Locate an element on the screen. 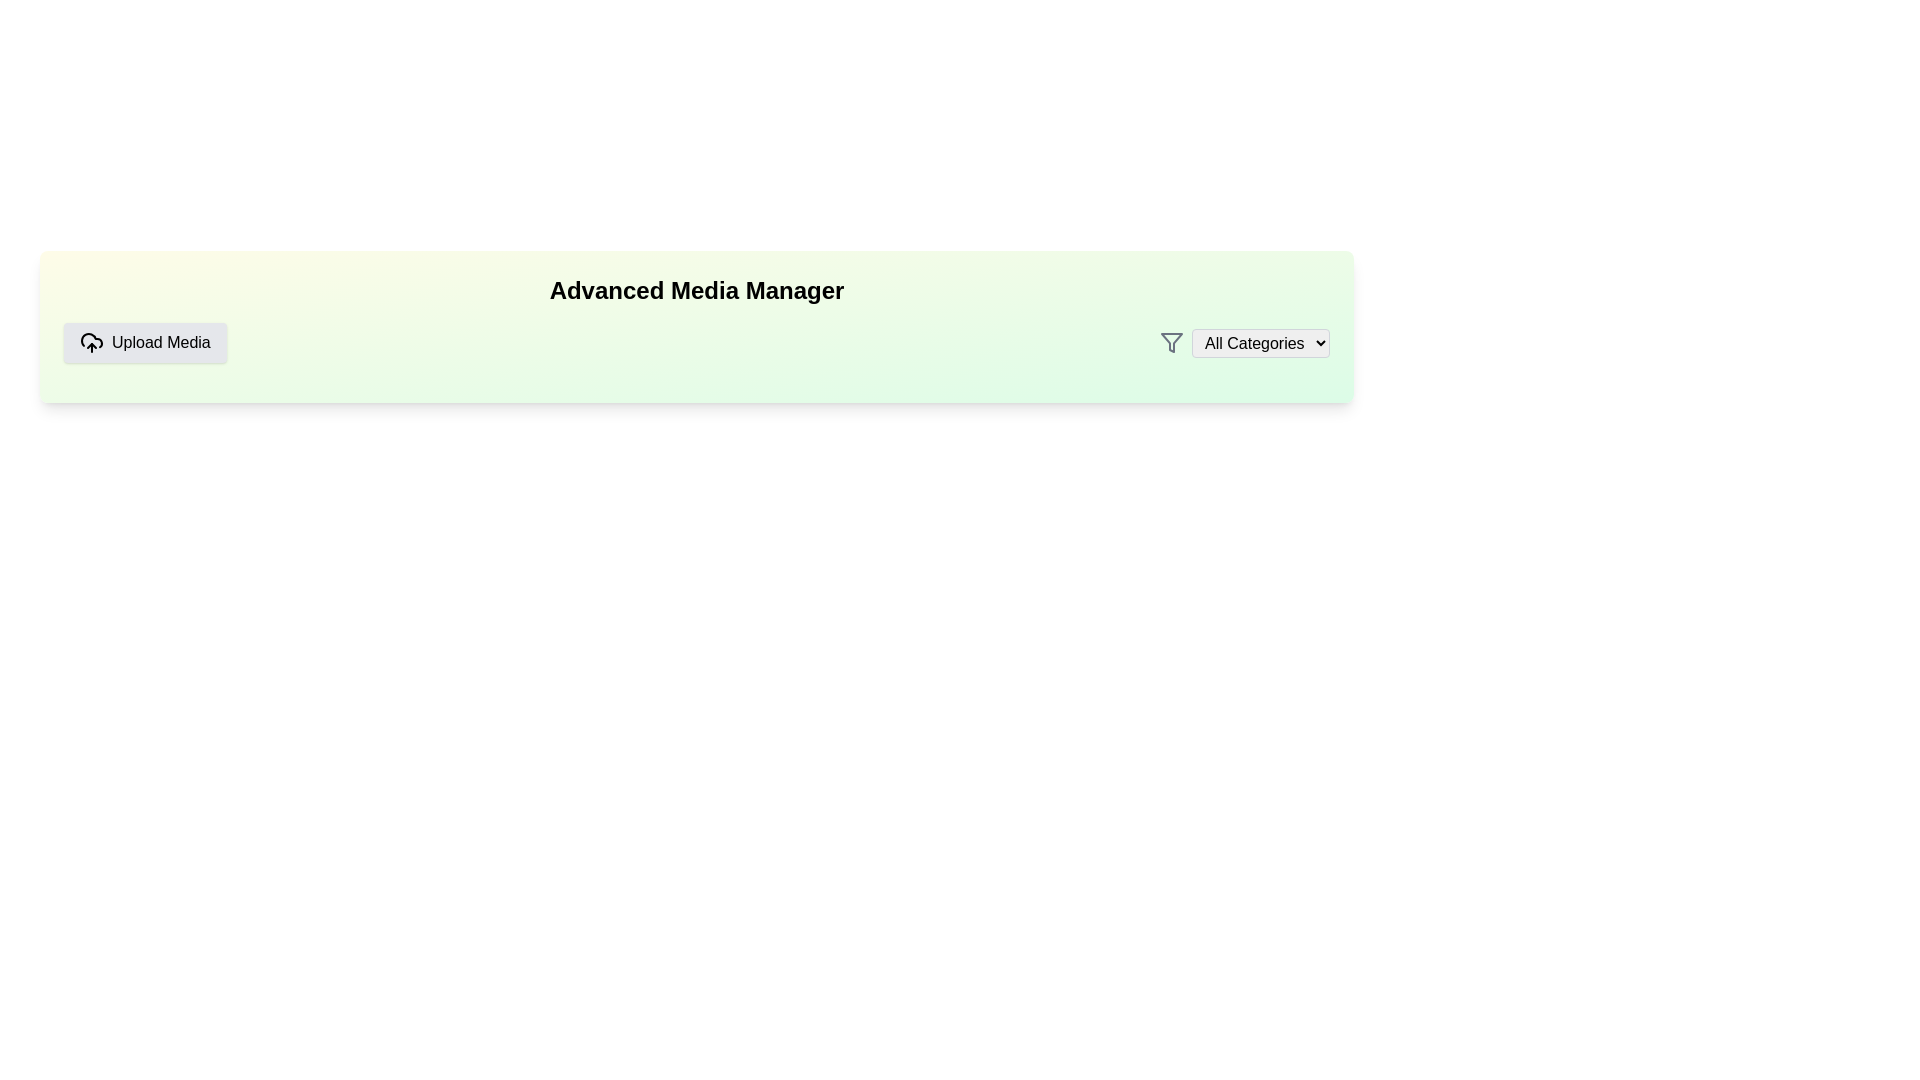 Image resolution: width=1920 pixels, height=1080 pixels. the dropdown menu labeled 'All Categories' is located at coordinates (1260, 342).